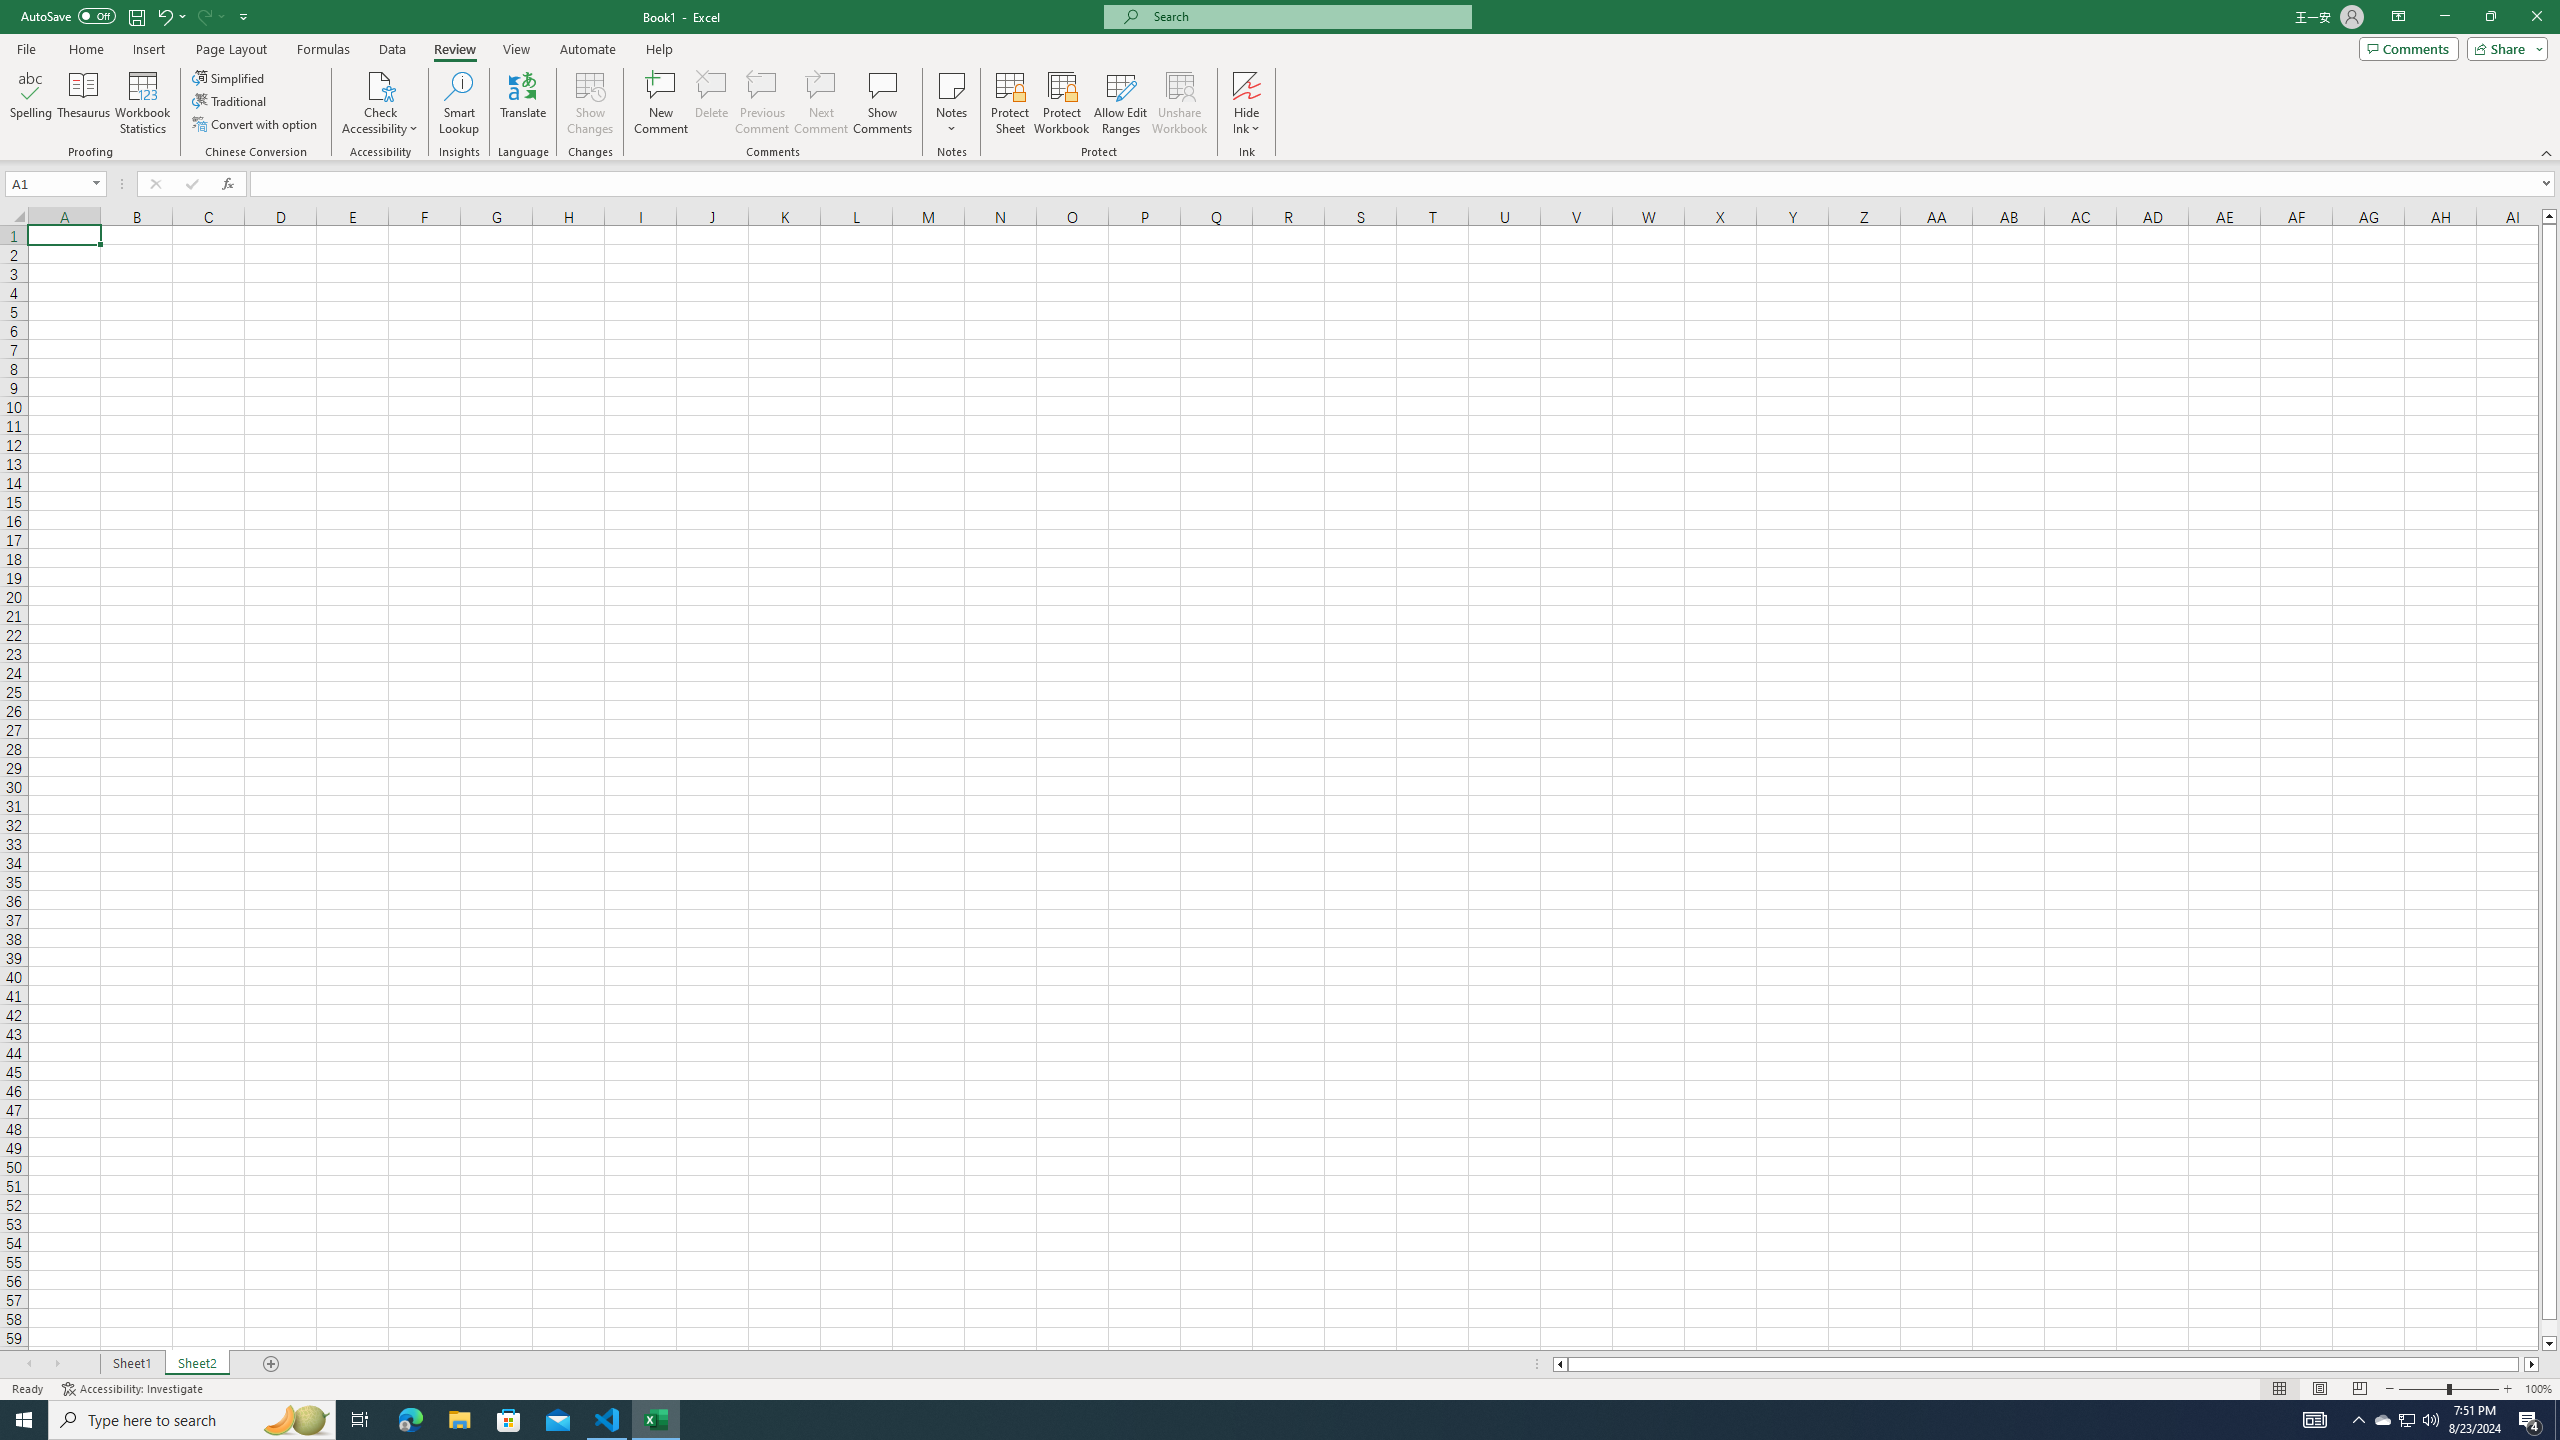 The width and height of the screenshot is (2560, 1440). I want to click on 'Unshare Workbook', so click(1179, 103).